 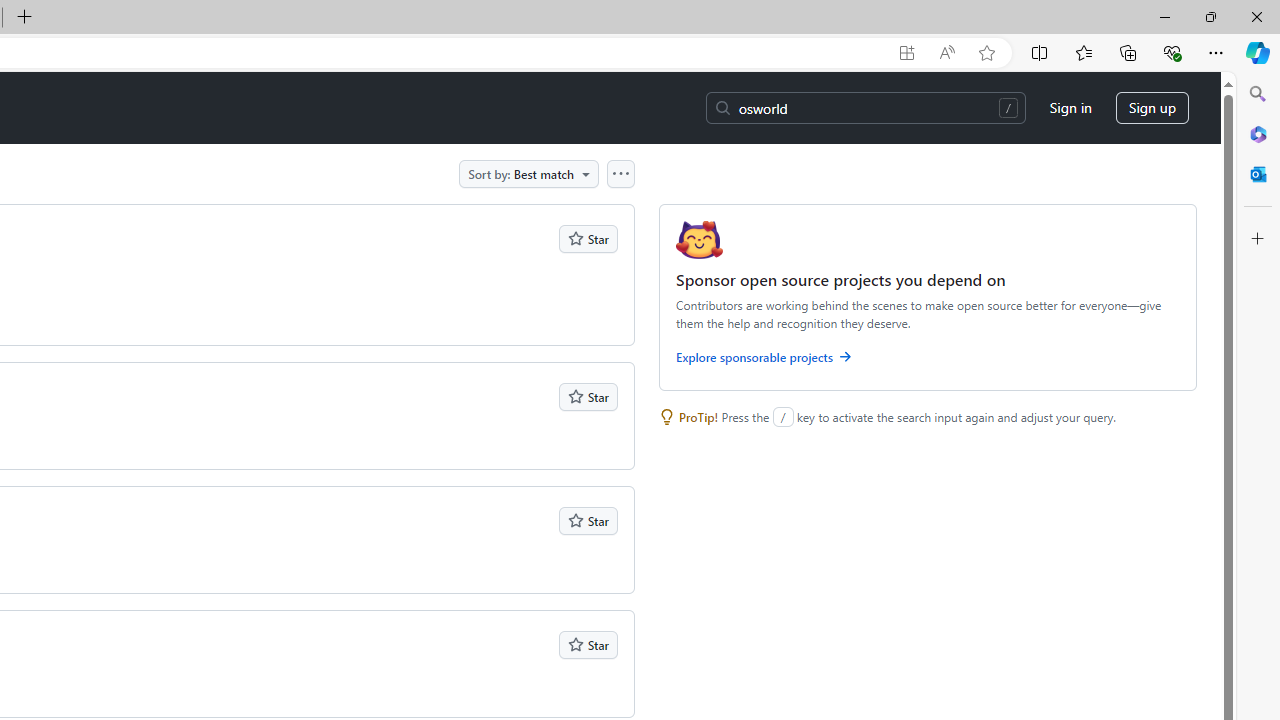 I want to click on 'Minimize', so click(x=1164, y=16).